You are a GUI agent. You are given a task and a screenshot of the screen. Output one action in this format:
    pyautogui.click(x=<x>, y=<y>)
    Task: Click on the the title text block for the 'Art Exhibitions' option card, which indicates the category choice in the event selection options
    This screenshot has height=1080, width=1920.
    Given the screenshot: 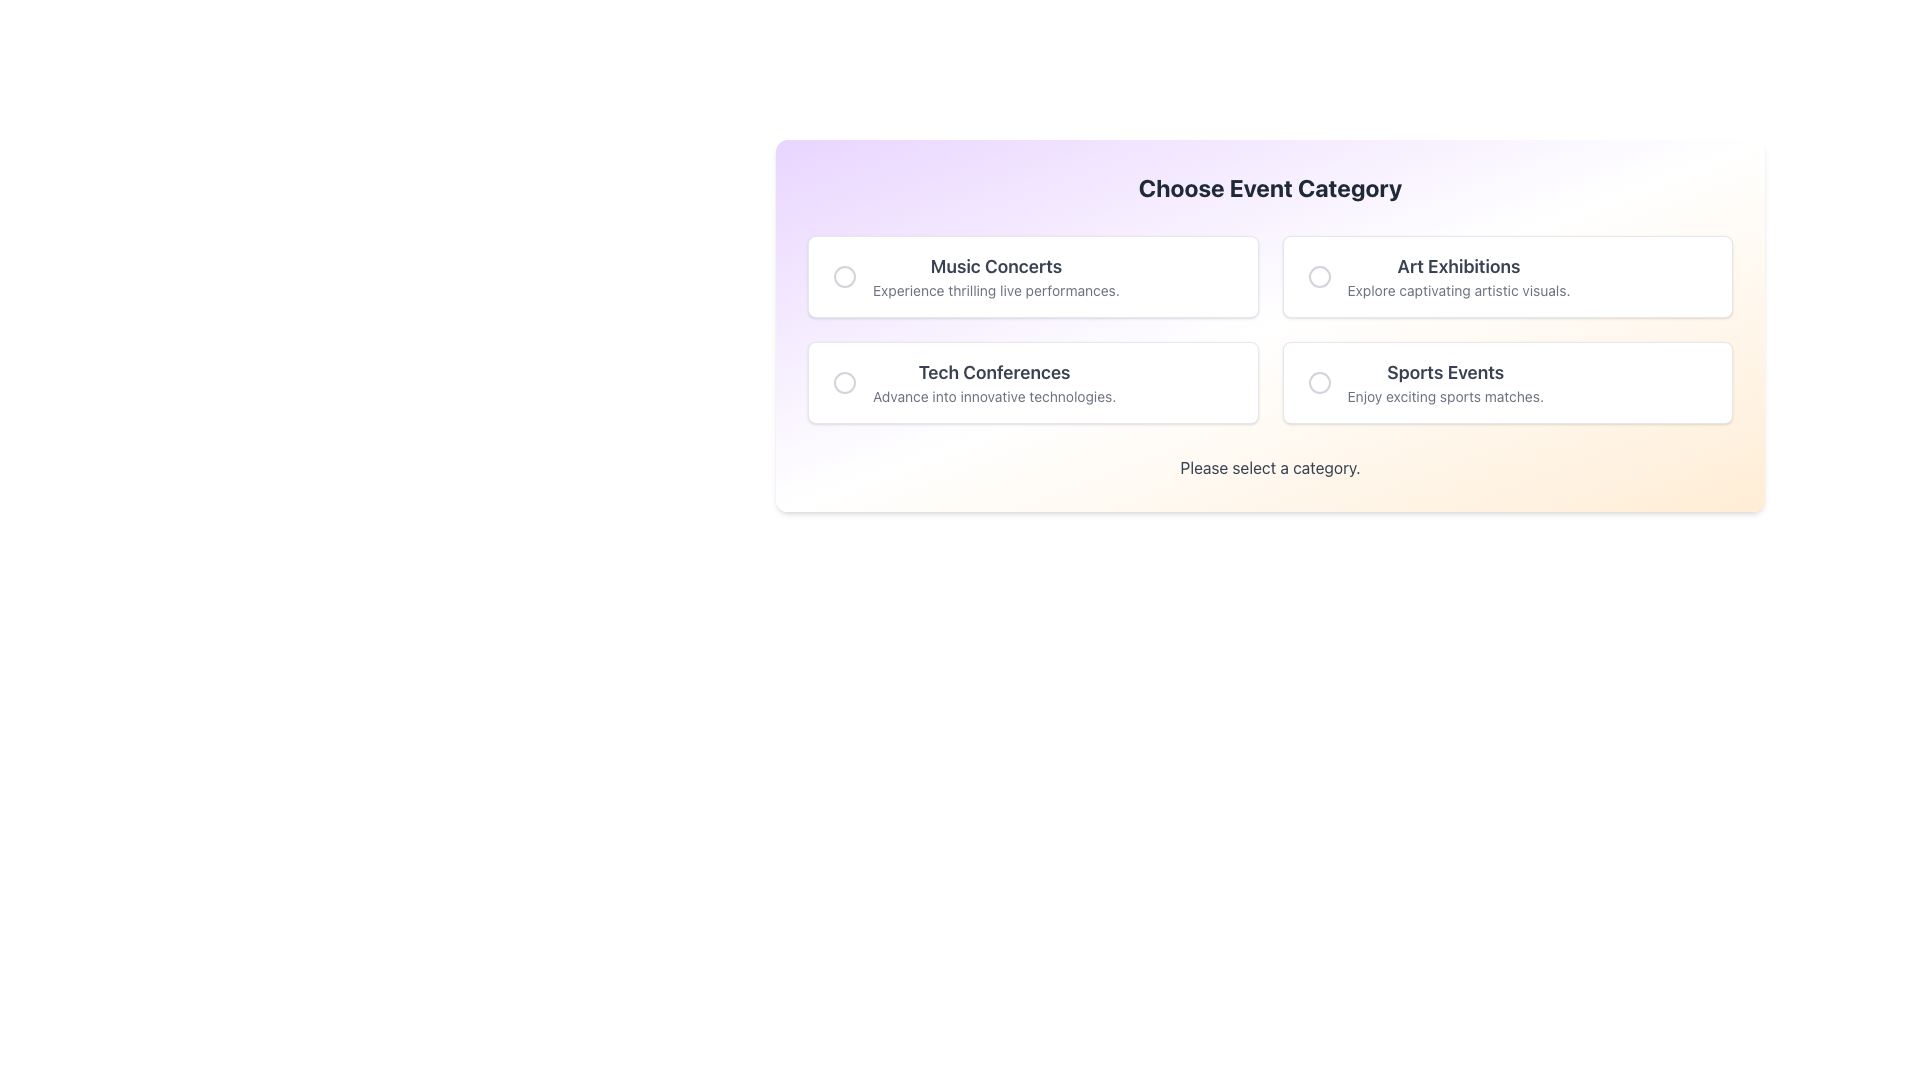 What is the action you would take?
    pyautogui.click(x=1459, y=265)
    